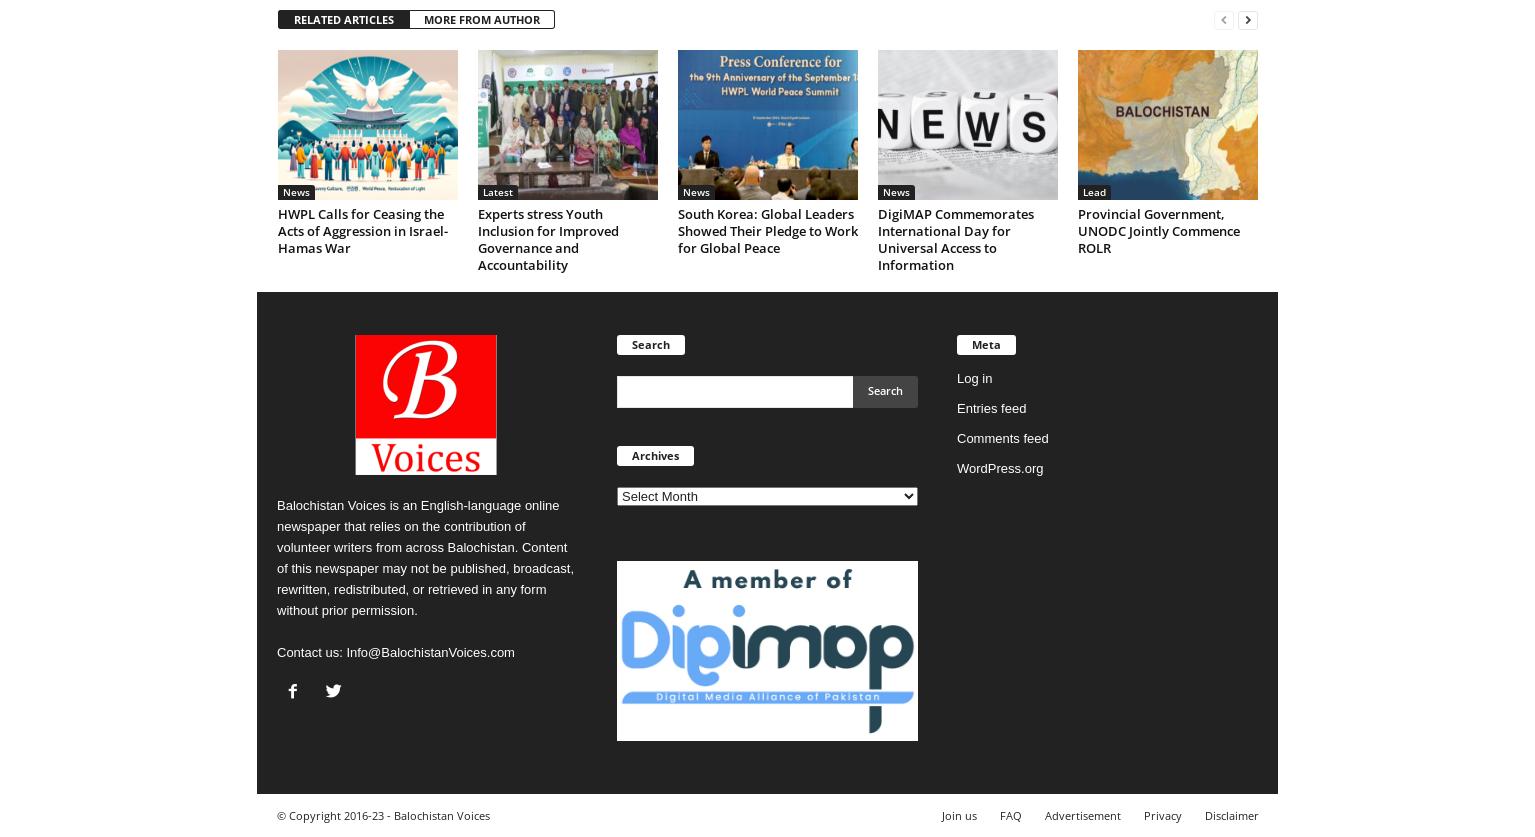  Describe the element at coordinates (955, 238) in the screenshot. I see `'DigiMAP Commemorates International Day for Universal Access to Information'` at that location.